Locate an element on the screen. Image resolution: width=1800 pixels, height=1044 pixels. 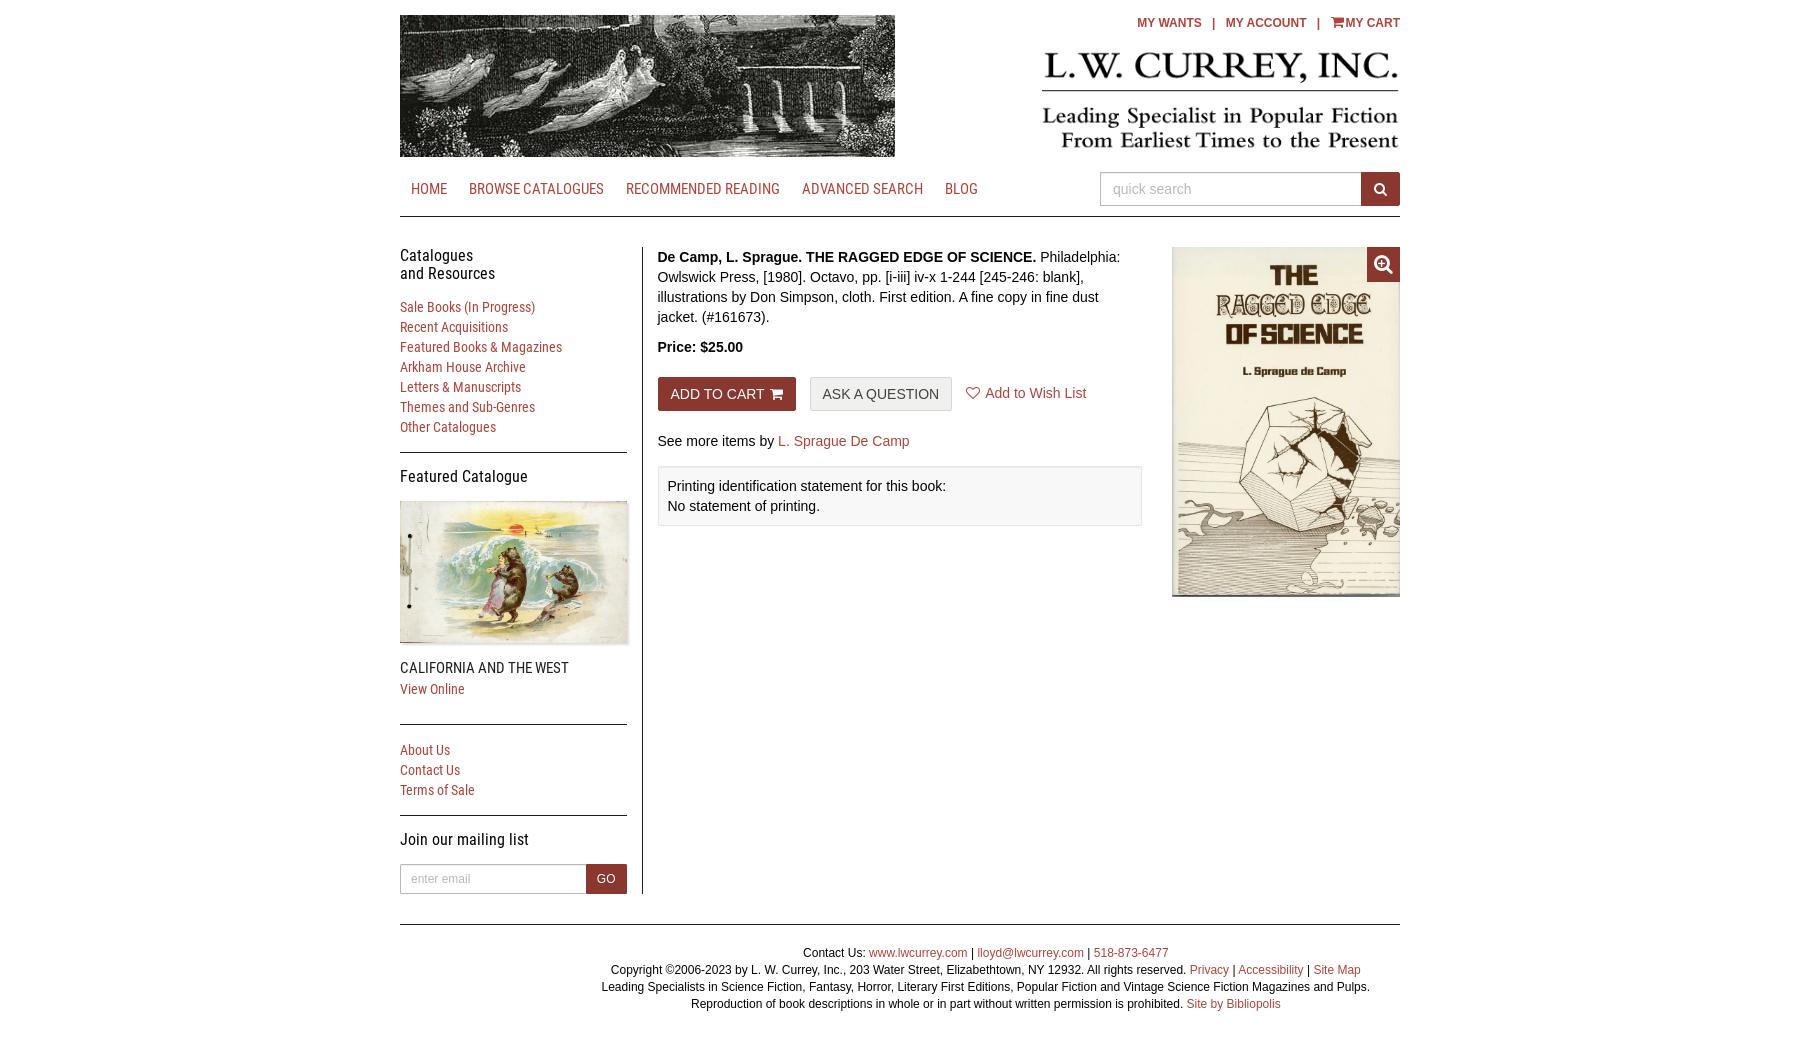
'Advanced Search' is located at coordinates (802, 187).